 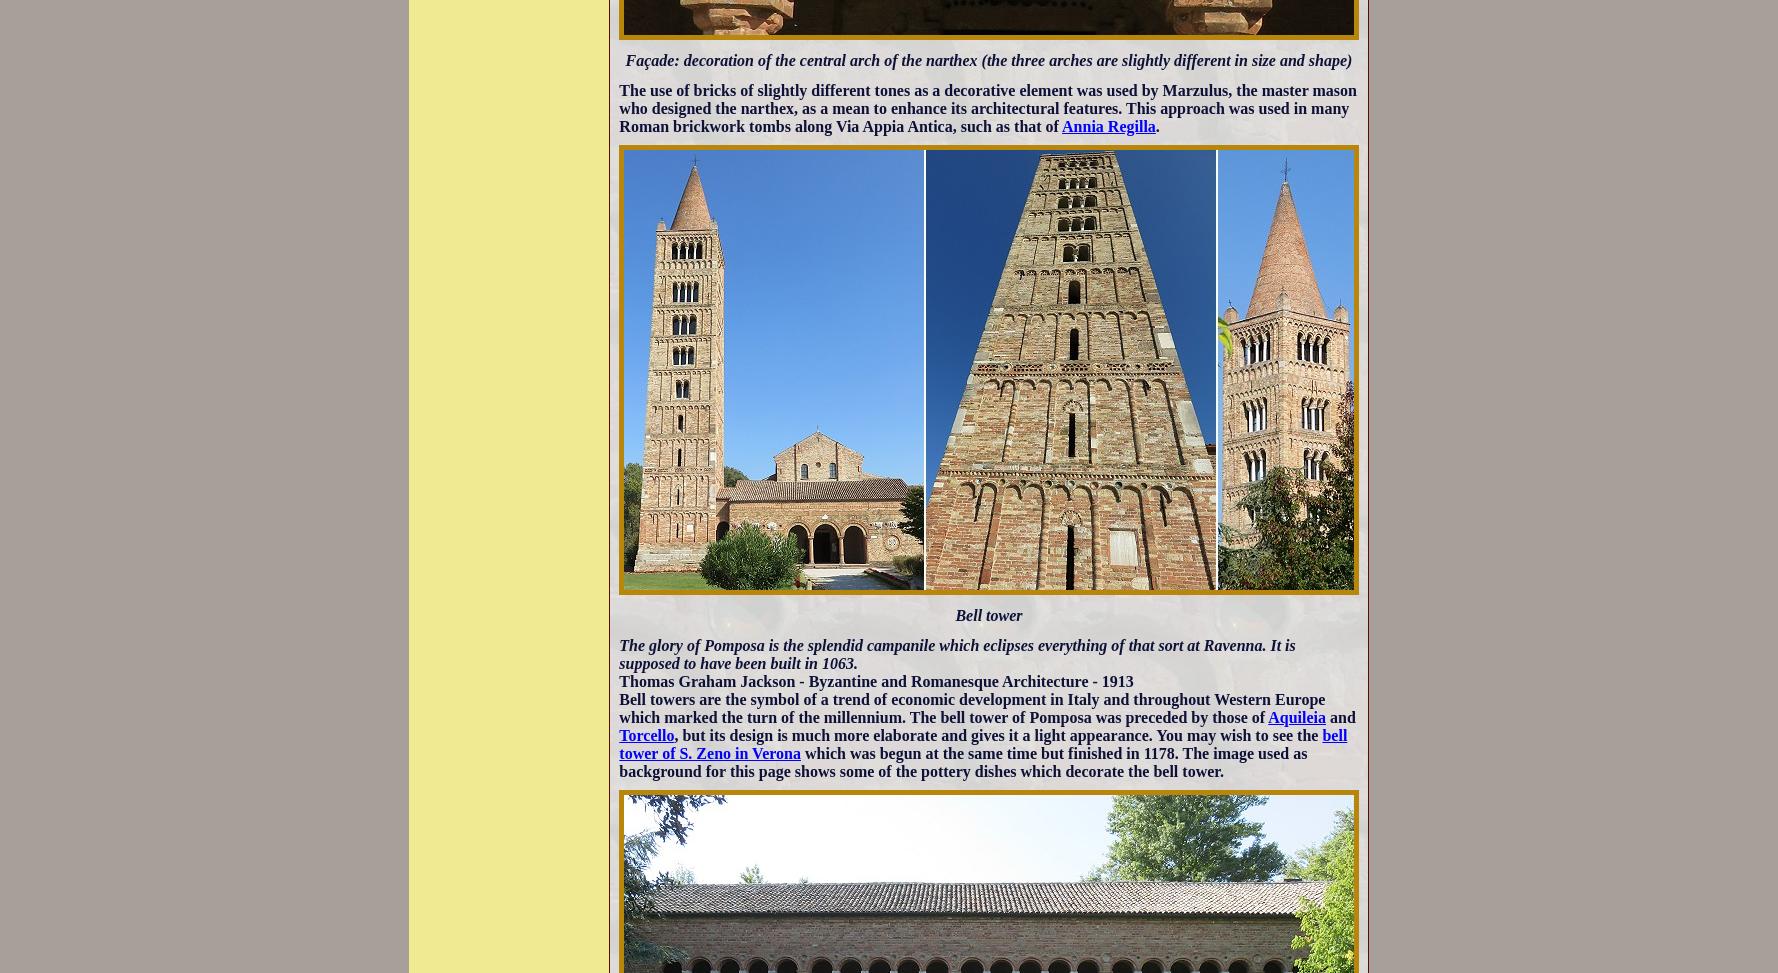 I want to click on 'and', so click(x=1339, y=716).